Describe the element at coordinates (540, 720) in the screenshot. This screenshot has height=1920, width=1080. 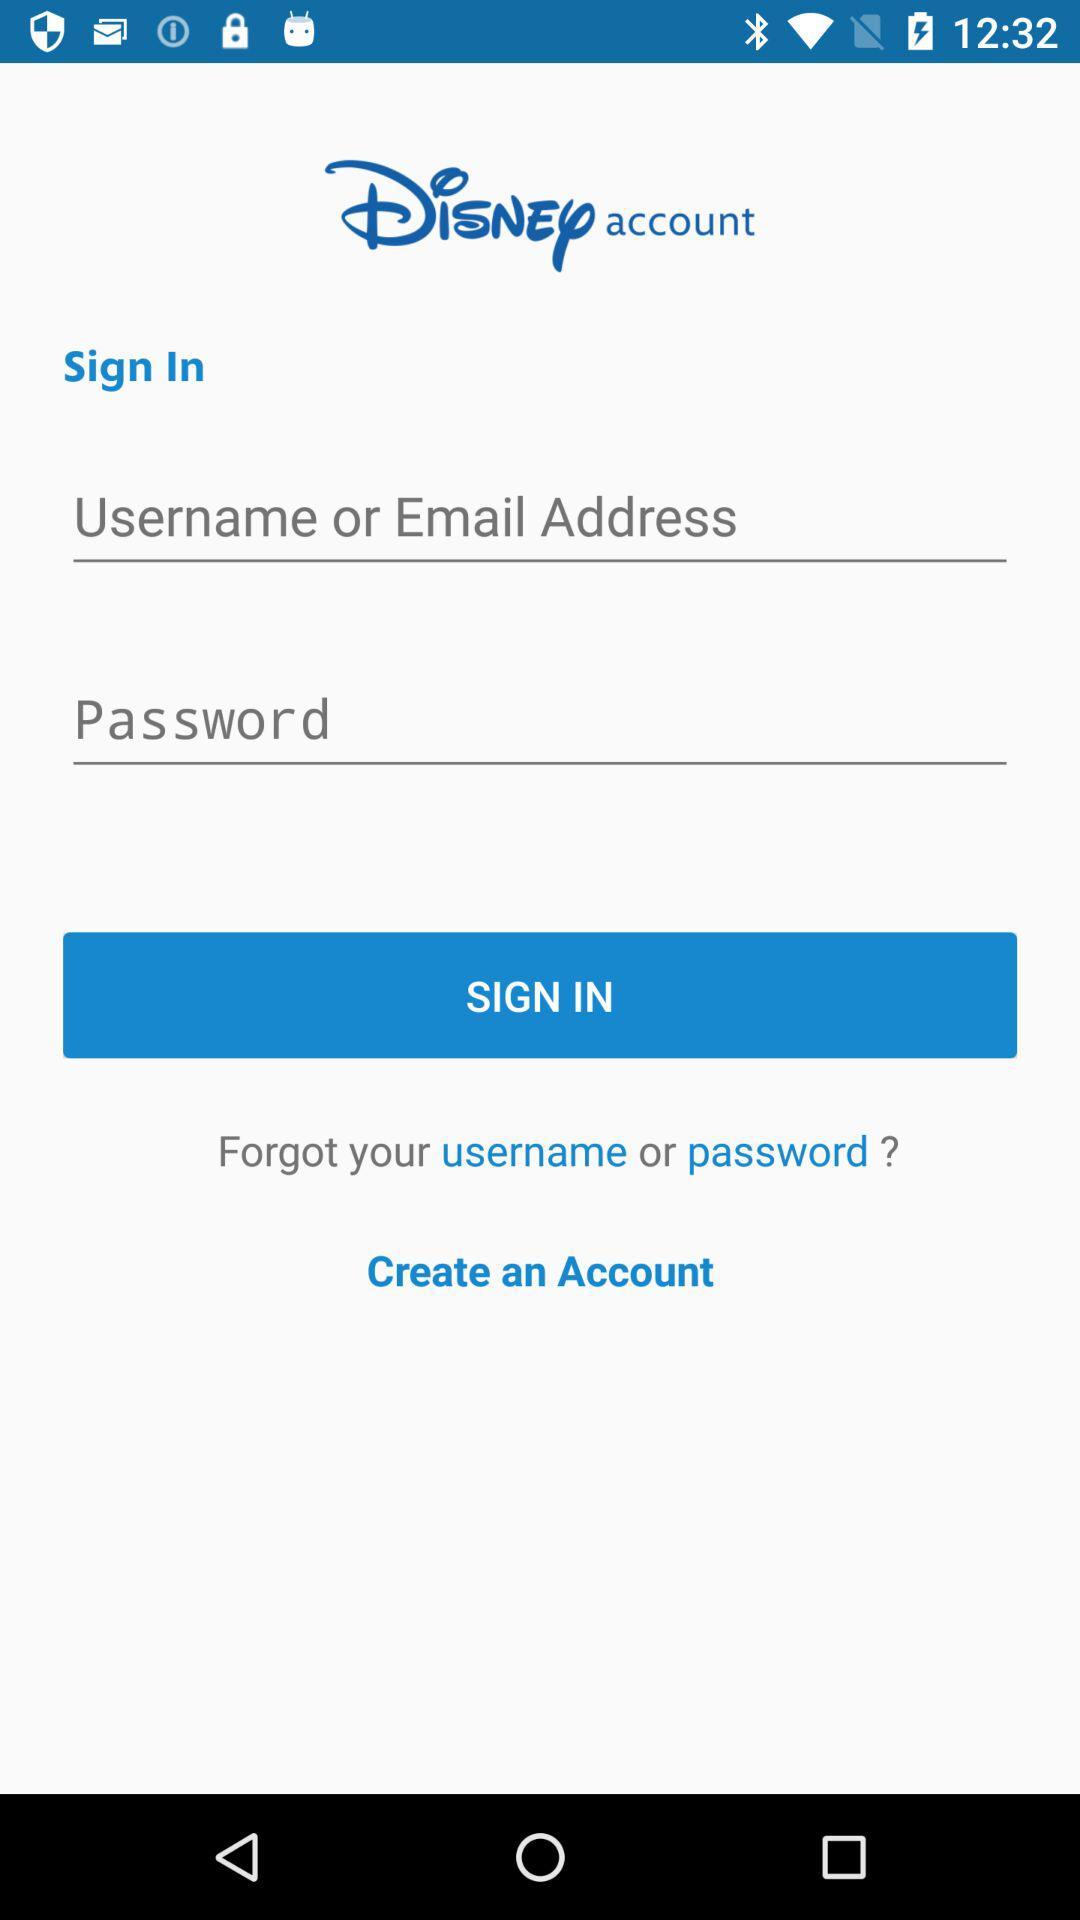
I see `password` at that location.